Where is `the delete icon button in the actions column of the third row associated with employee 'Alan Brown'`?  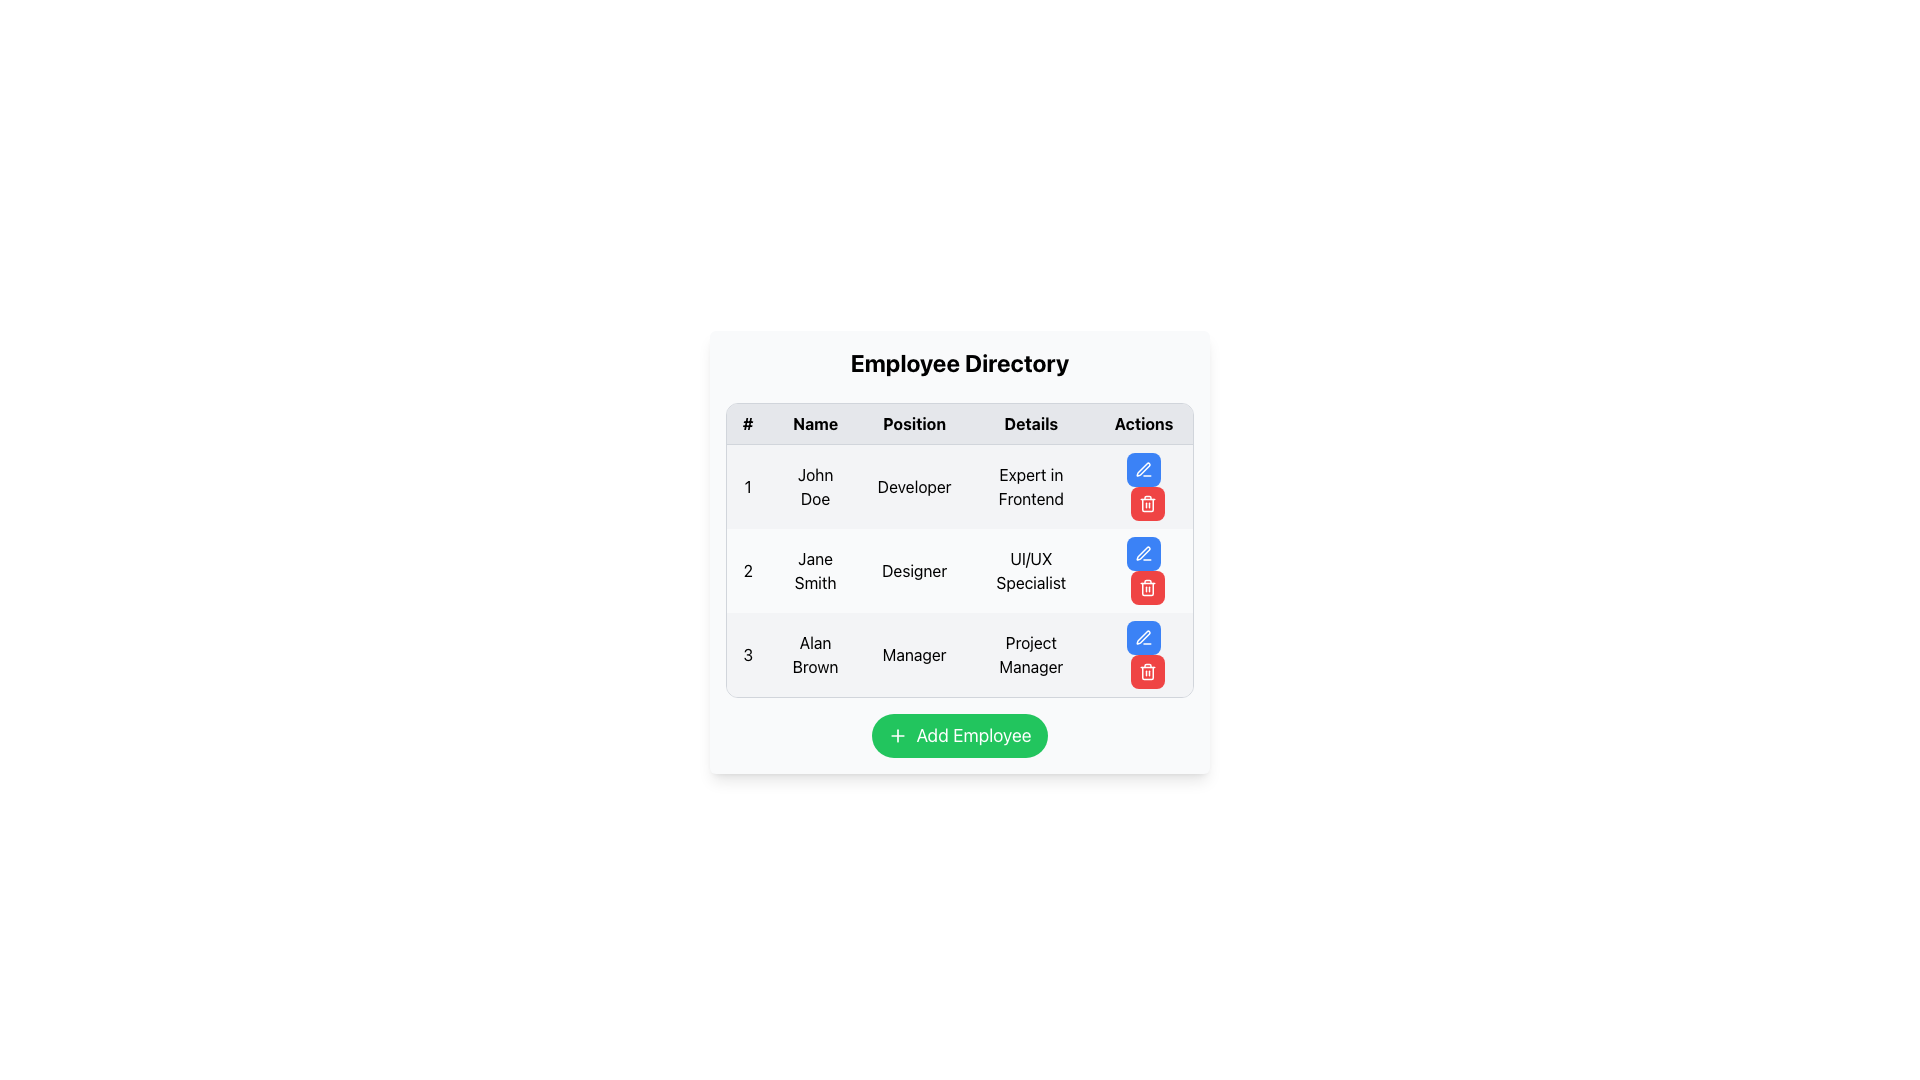 the delete icon button in the actions column of the third row associated with employee 'Alan Brown' is located at coordinates (1148, 503).